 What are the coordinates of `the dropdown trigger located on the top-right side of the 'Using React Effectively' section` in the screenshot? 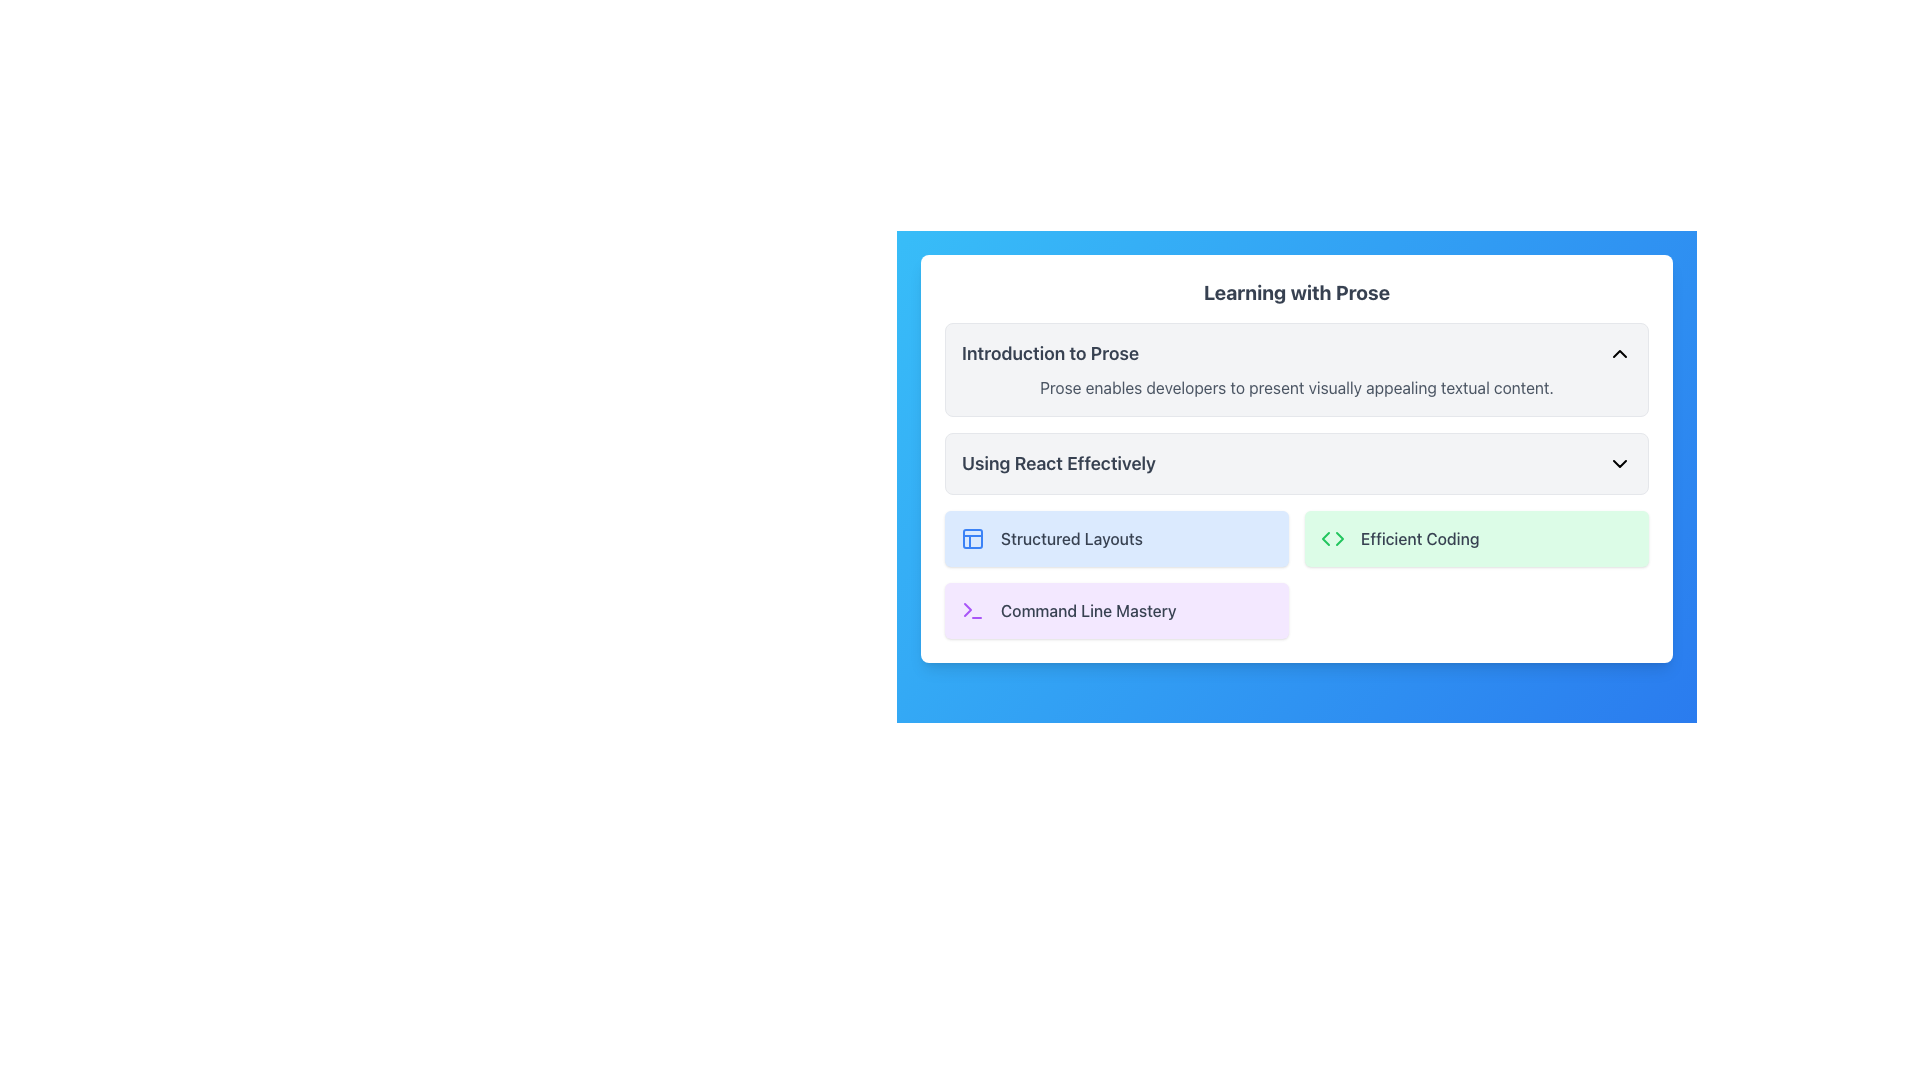 It's located at (1620, 463).